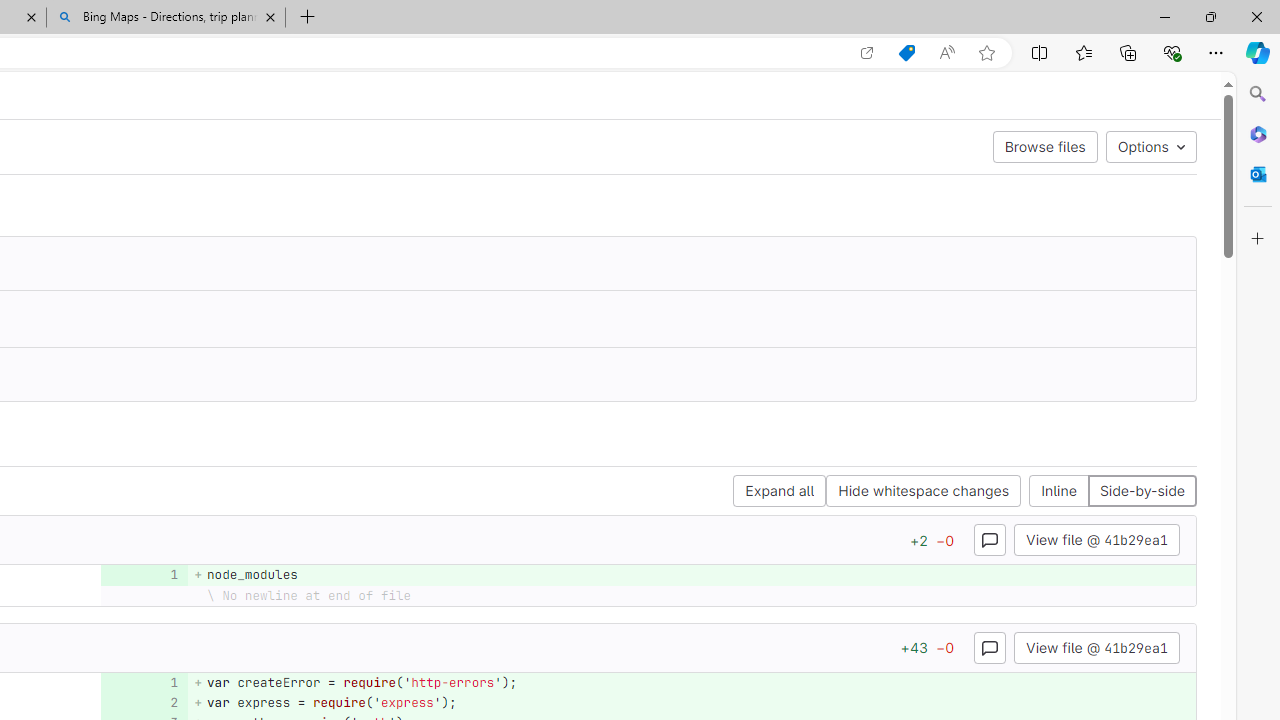  I want to click on 'Add a comment to this line', so click(137, 701).